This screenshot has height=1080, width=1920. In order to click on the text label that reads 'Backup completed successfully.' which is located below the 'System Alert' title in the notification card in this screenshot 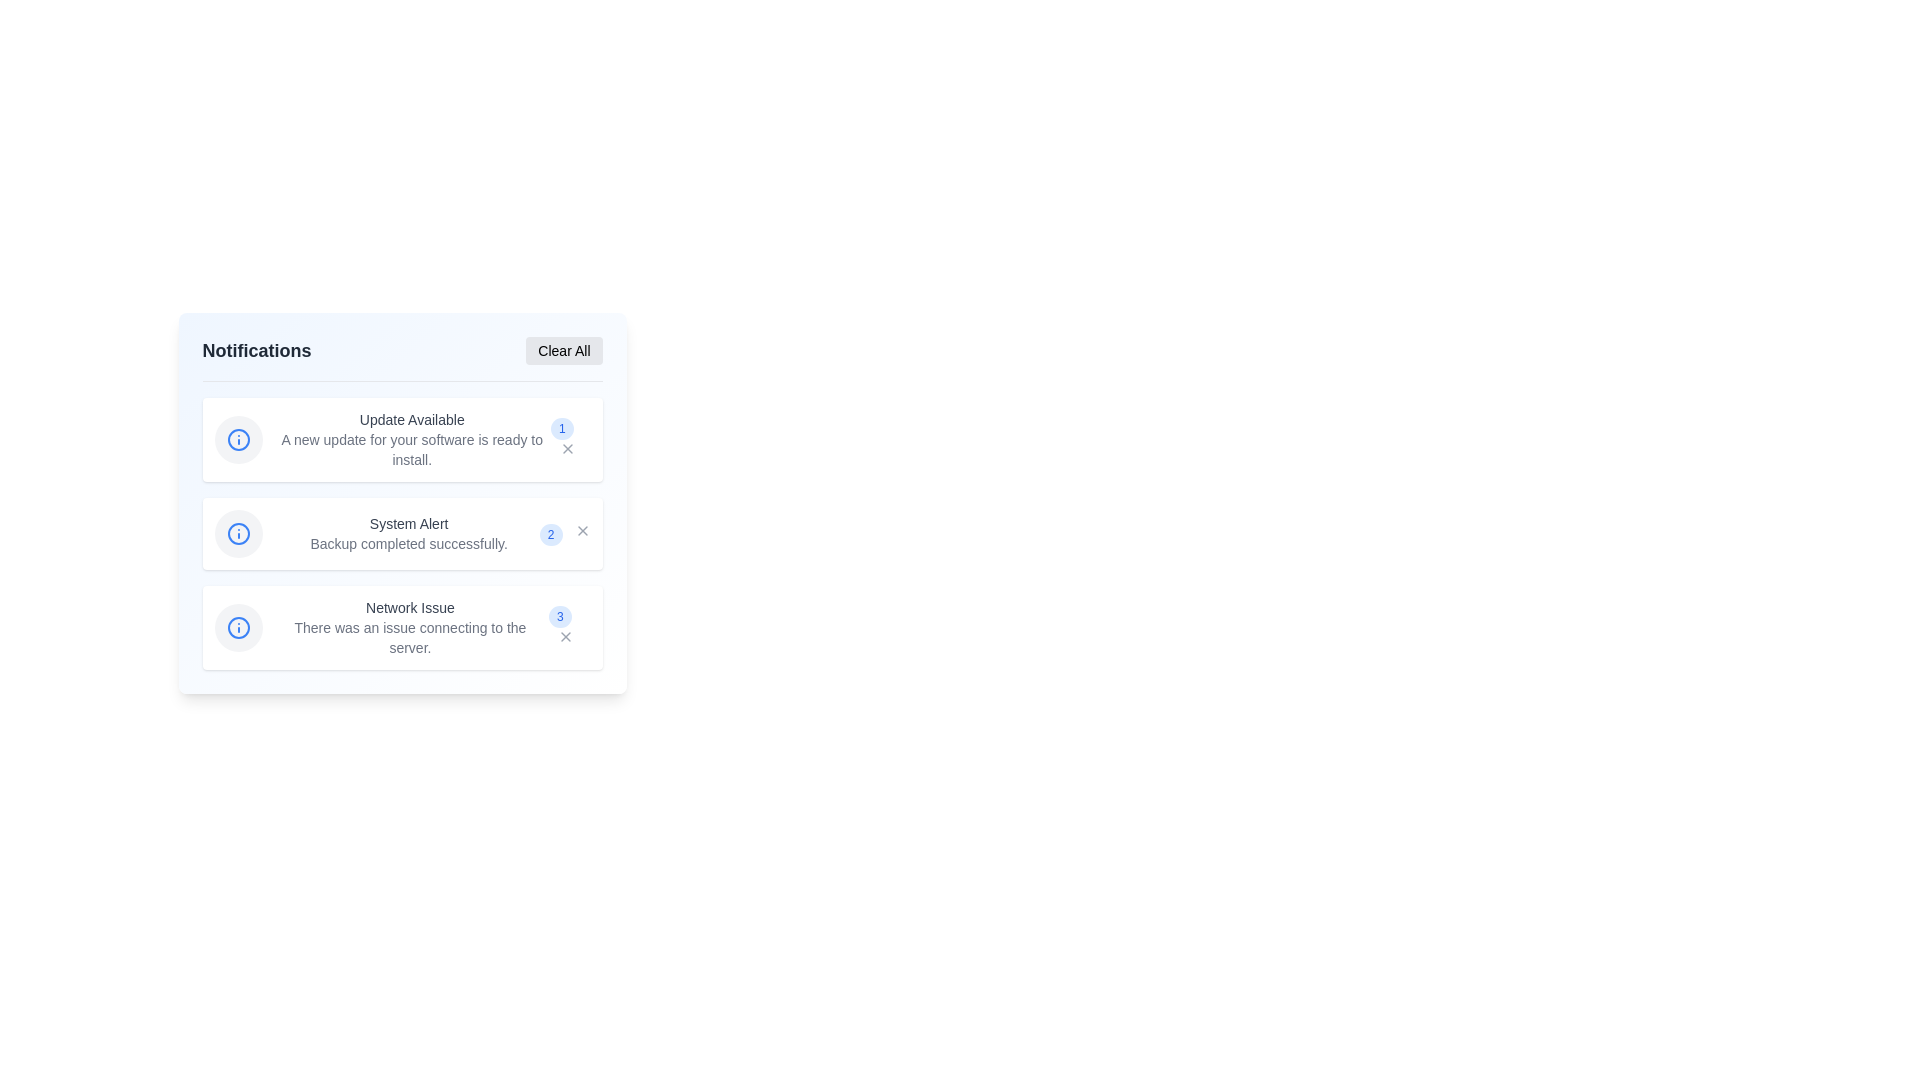, I will do `click(408, 543)`.